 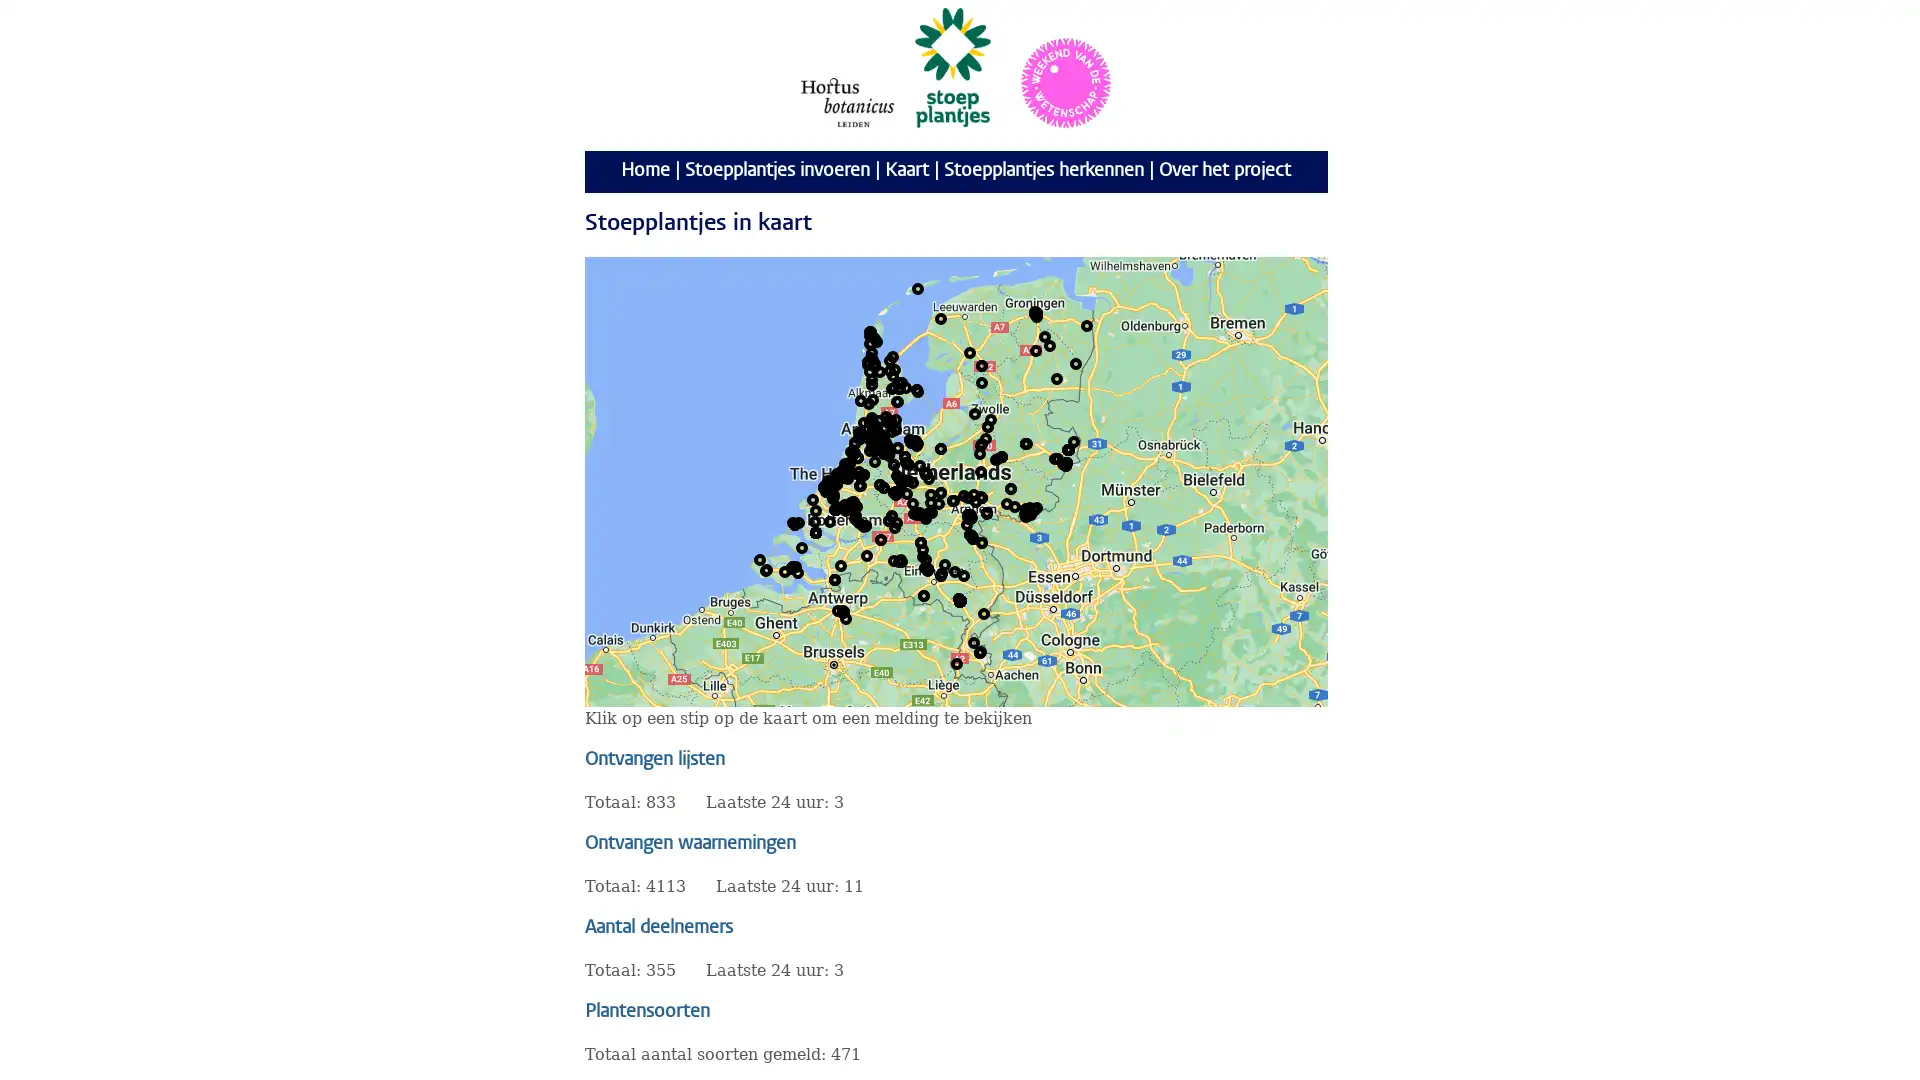 What do you see at coordinates (1036, 312) in the screenshot?
I see `Telling van Andre H op 24 oktober 2021` at bounding box center [1036, 312].